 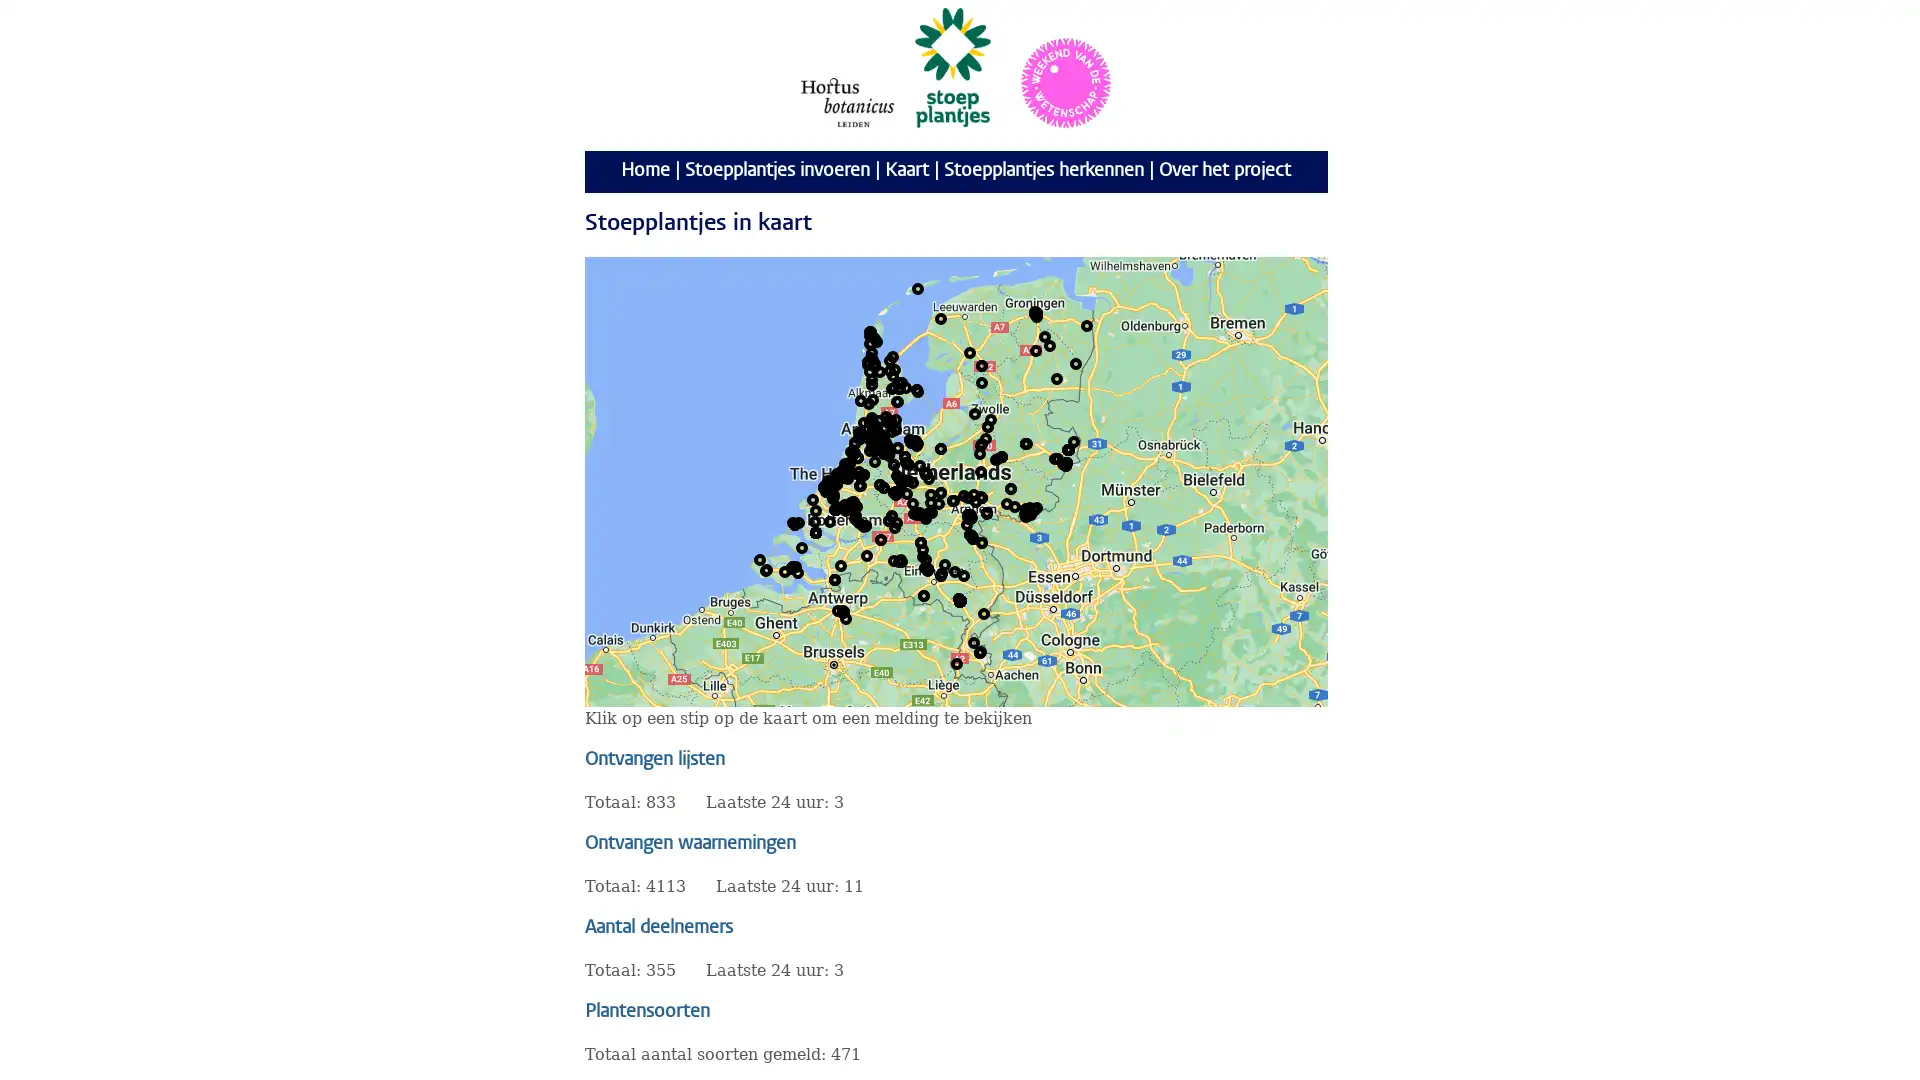 What do you see at coordinates (1036, 312) in the screenshot?
I see `Telling van Andre H op 24 oktober 2021` at bounding box center [1036, 312].